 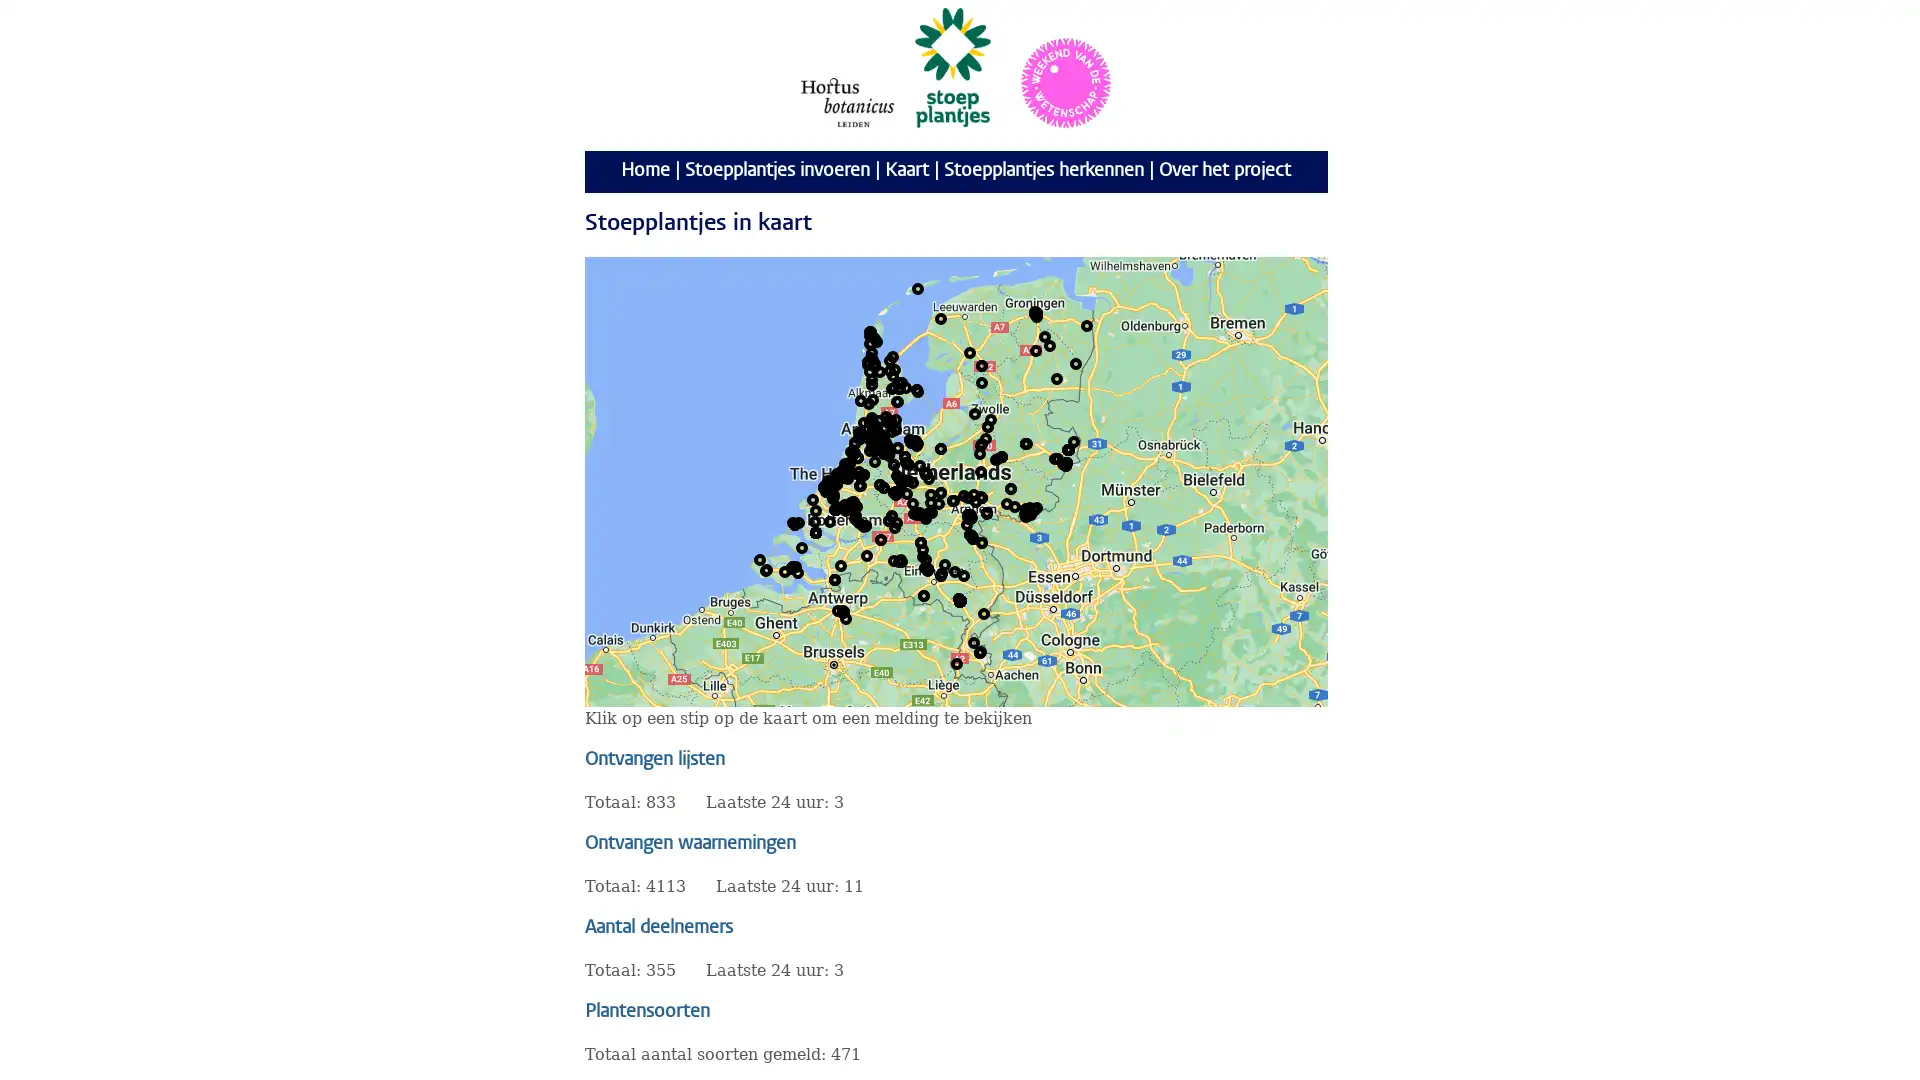 What do you see at coordinates (1036, 312) in the screenshot?
I see `Telling van Andre H op 24 oktober 2021` at bounding box center [1036, 312].